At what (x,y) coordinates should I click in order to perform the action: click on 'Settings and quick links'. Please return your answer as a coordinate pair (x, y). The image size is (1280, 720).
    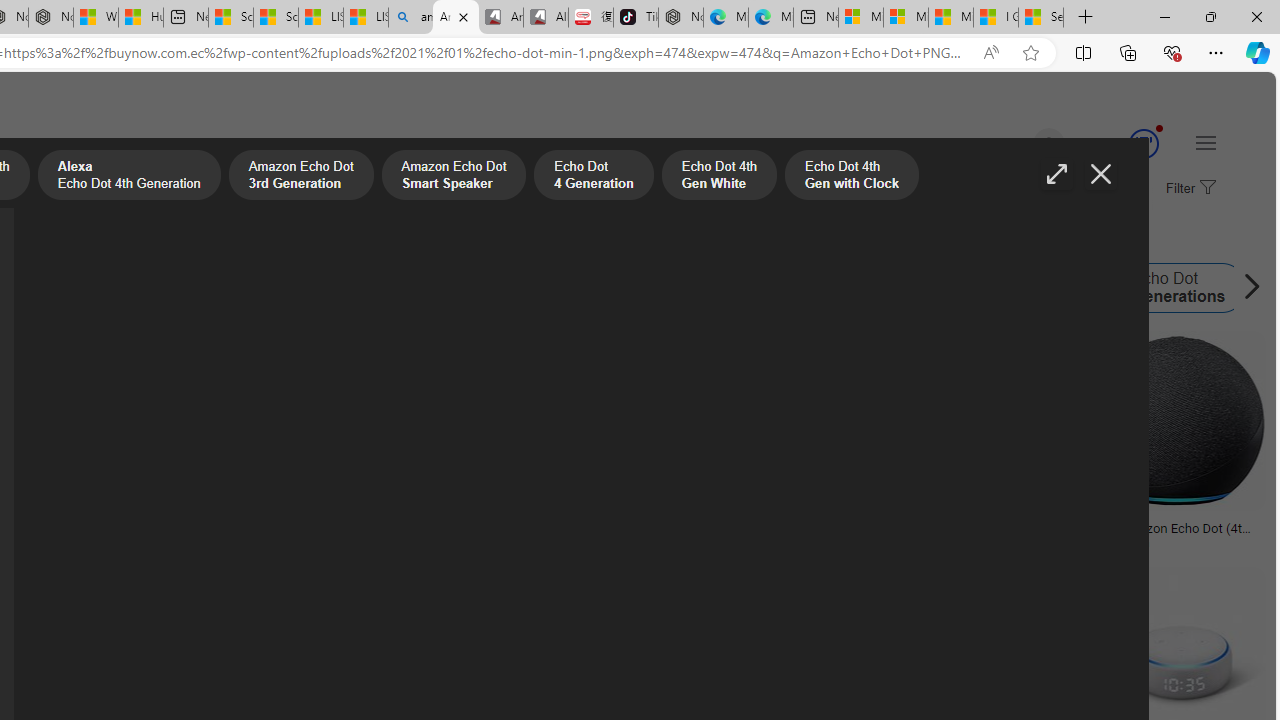
    Looking at the image, I should click on (1204, 141).